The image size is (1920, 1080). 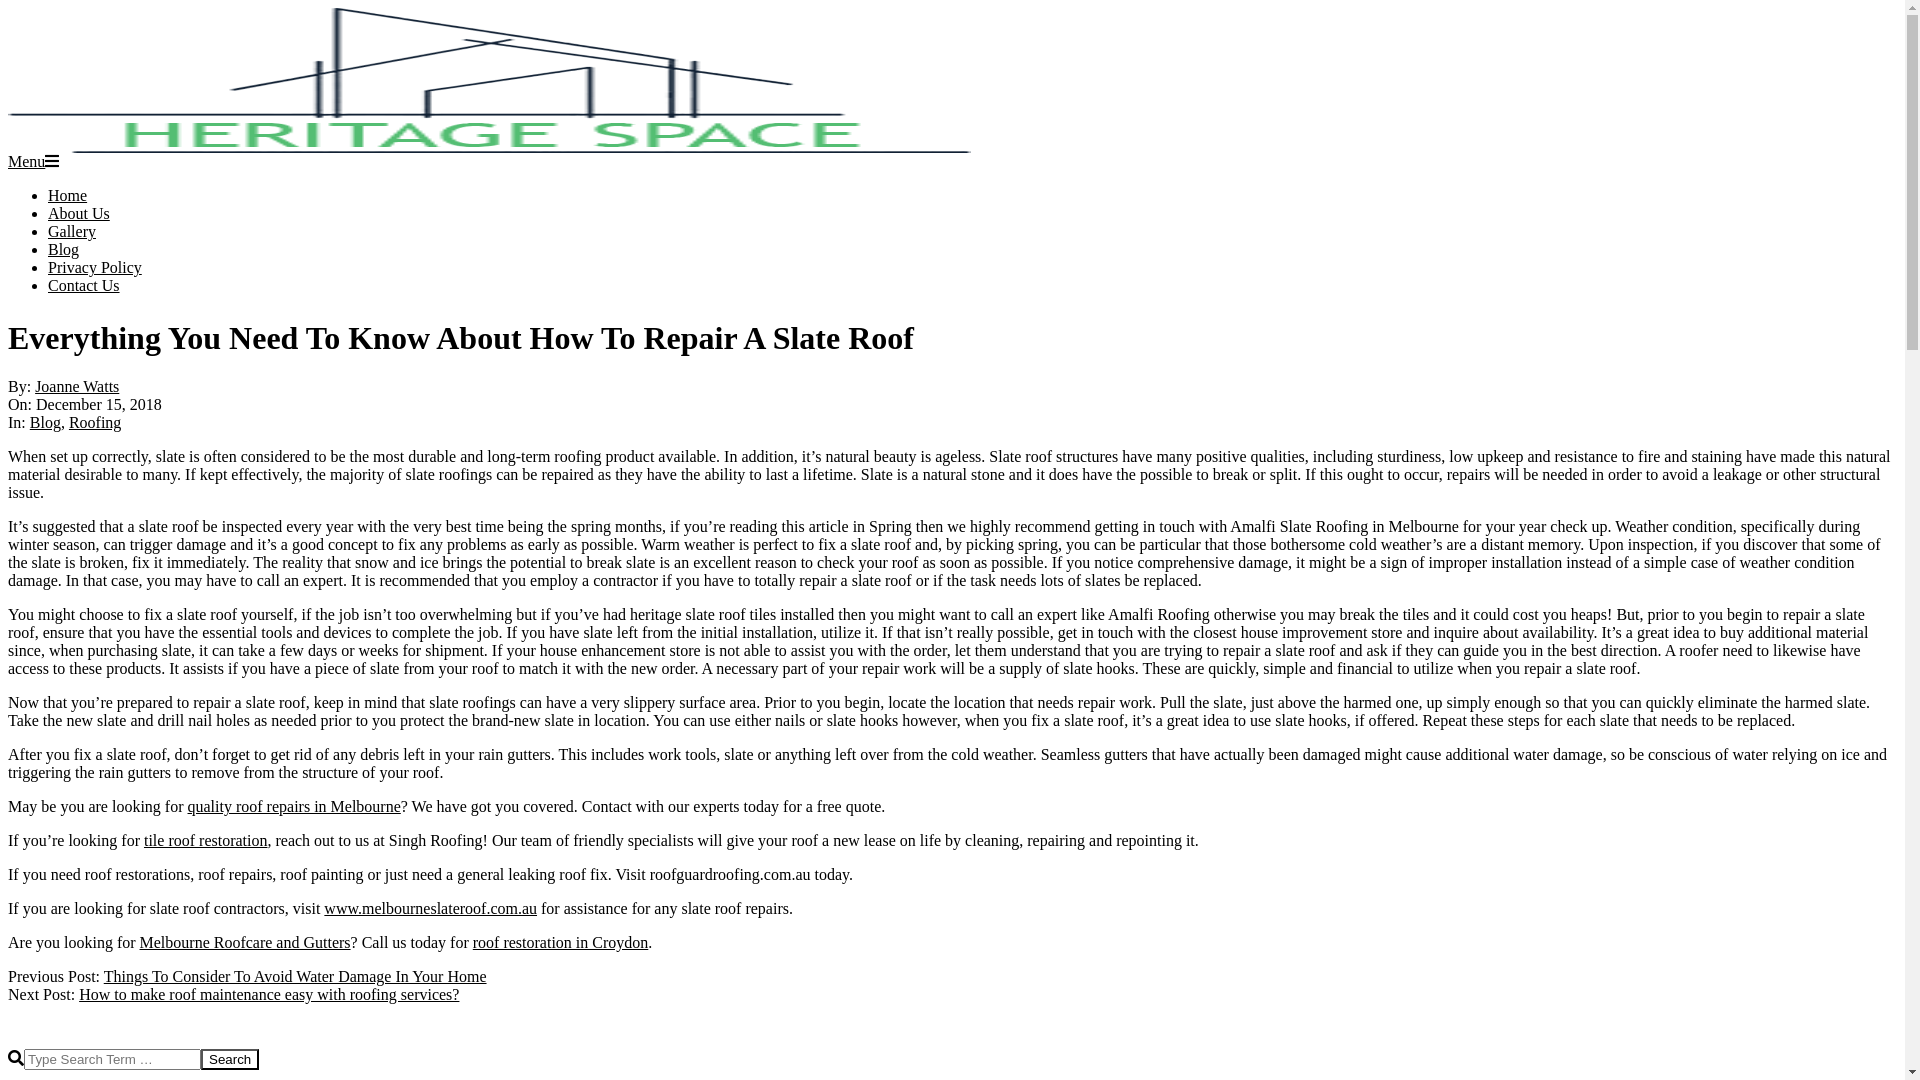 What do you see at coordinates (206, 840) in the screenshot?
I see `'tile roof restoration'` at bounding box center [206, 840].